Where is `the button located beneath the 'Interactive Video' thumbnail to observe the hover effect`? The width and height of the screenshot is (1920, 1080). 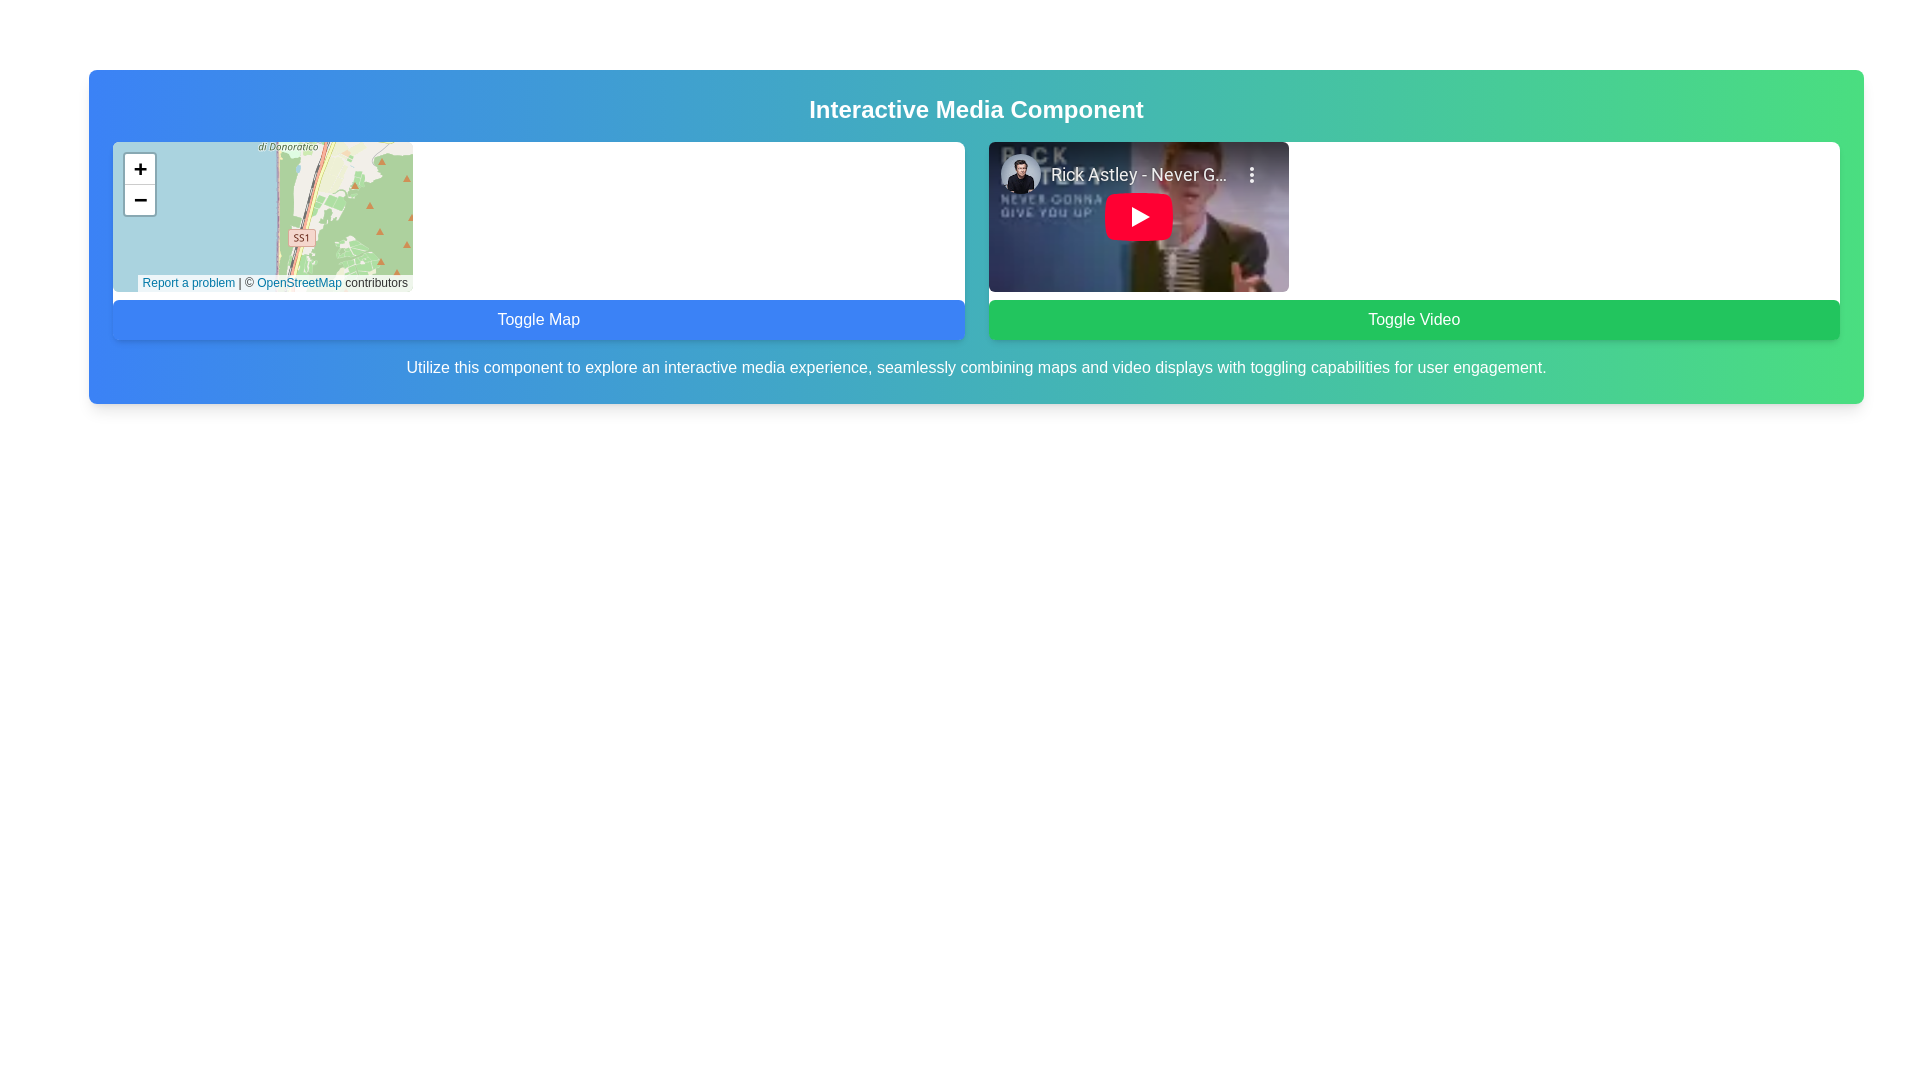
the button located beneath the 'Interactive Video' thumbnail to observe the hover effect is located at coordinates (1413, 319).